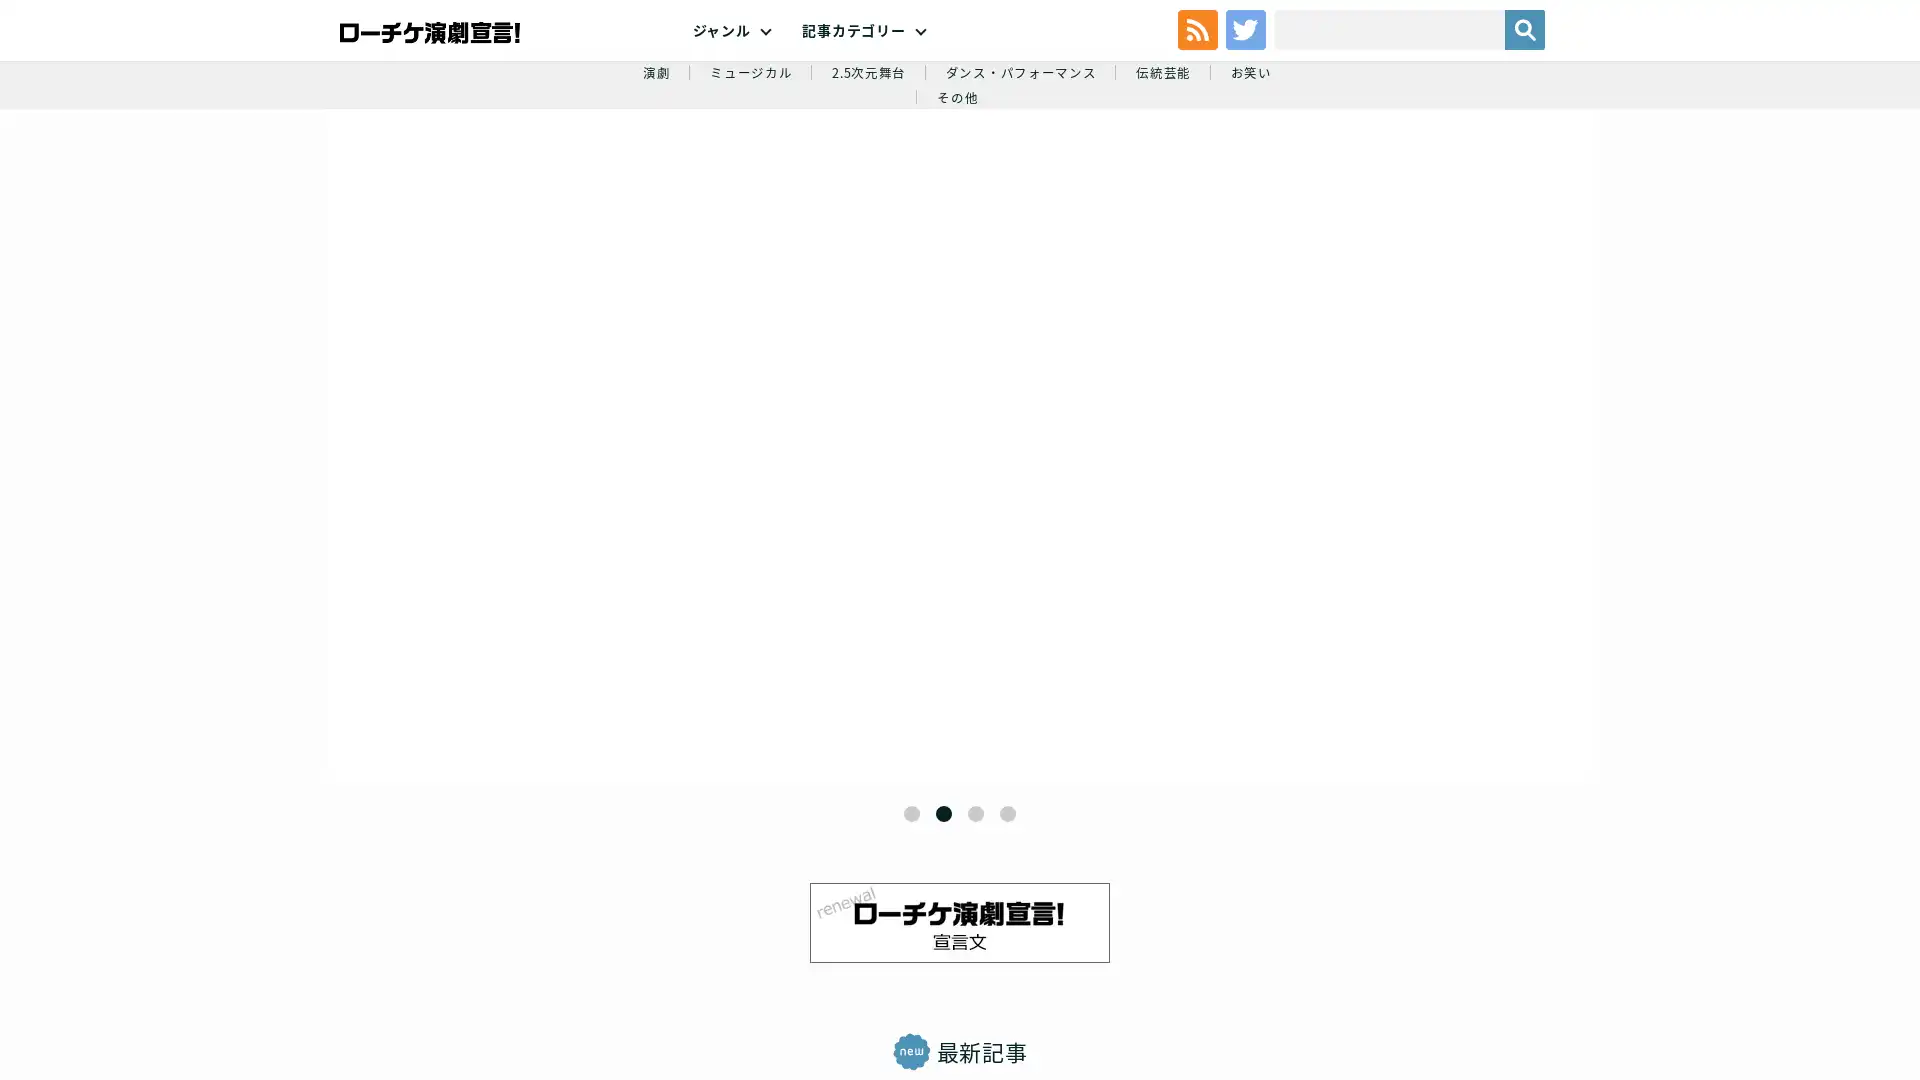 This screenshot has width=1920, height=1080. What do you see at coordinates (427, 503) in the screenshot?
I see `Previous` at bounding box center [427, 503].